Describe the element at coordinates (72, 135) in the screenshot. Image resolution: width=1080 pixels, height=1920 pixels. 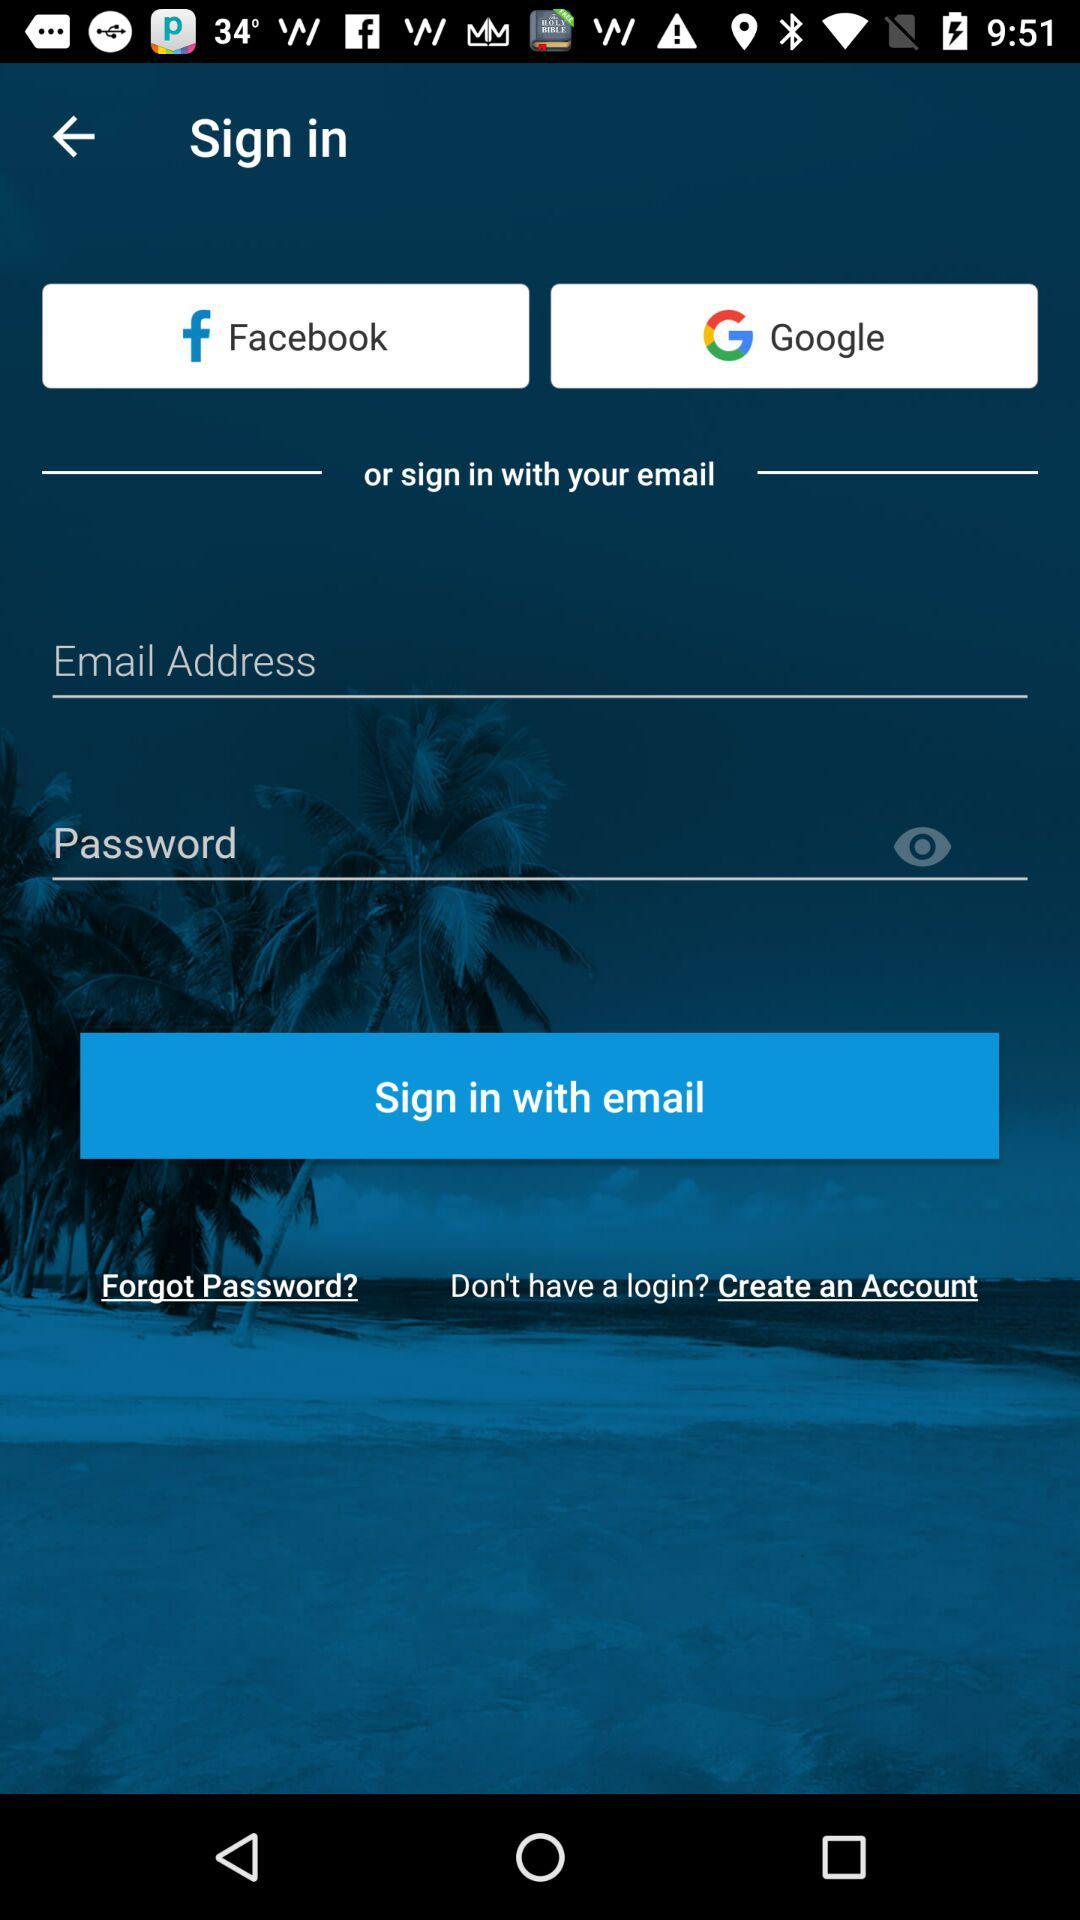
I see `the item to the left of the sign in icon` at that location.